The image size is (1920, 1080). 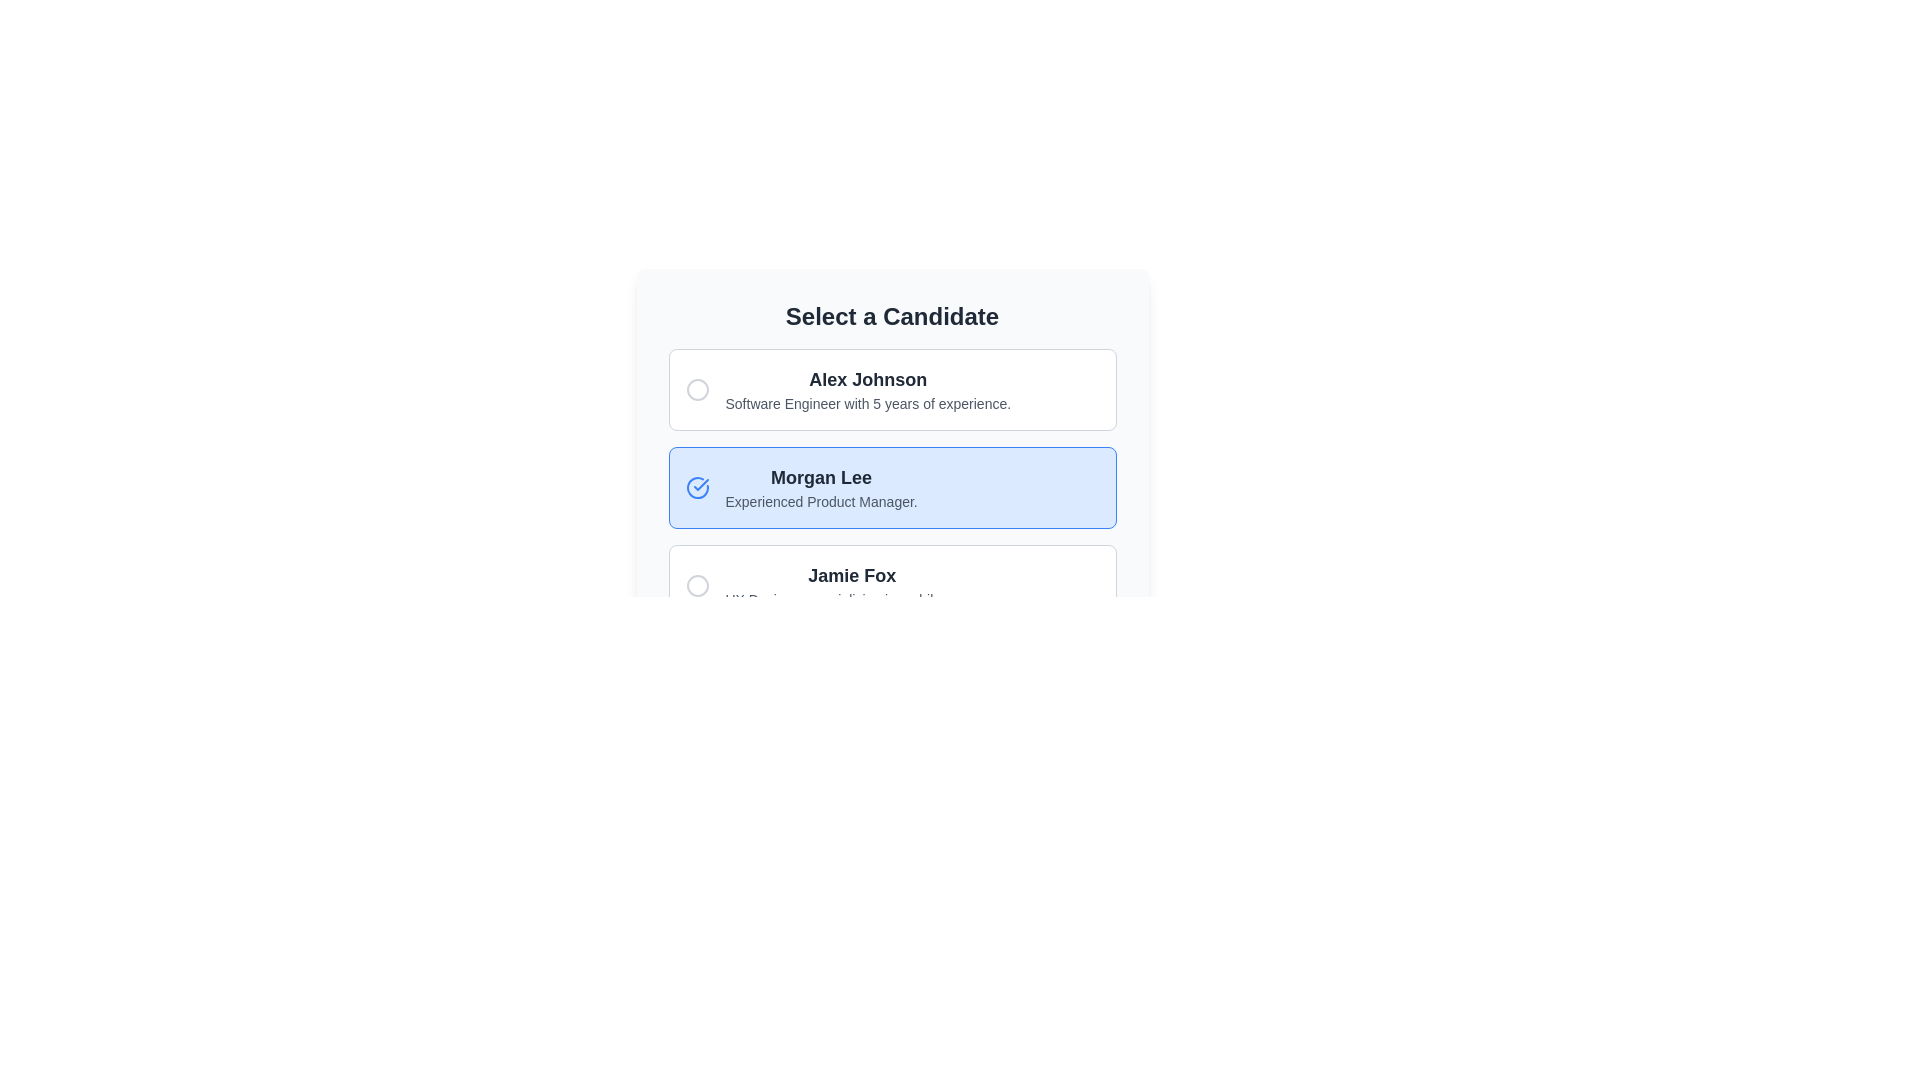 What do you see at coordinates (821, 488) in the screenshot?
I see `the Text label describing 'Morgan Lee', which is positioned in the blue-highlighted option between 'Alex Johnson' and 'Jamie Fox'` at bounding box center [821, 488].